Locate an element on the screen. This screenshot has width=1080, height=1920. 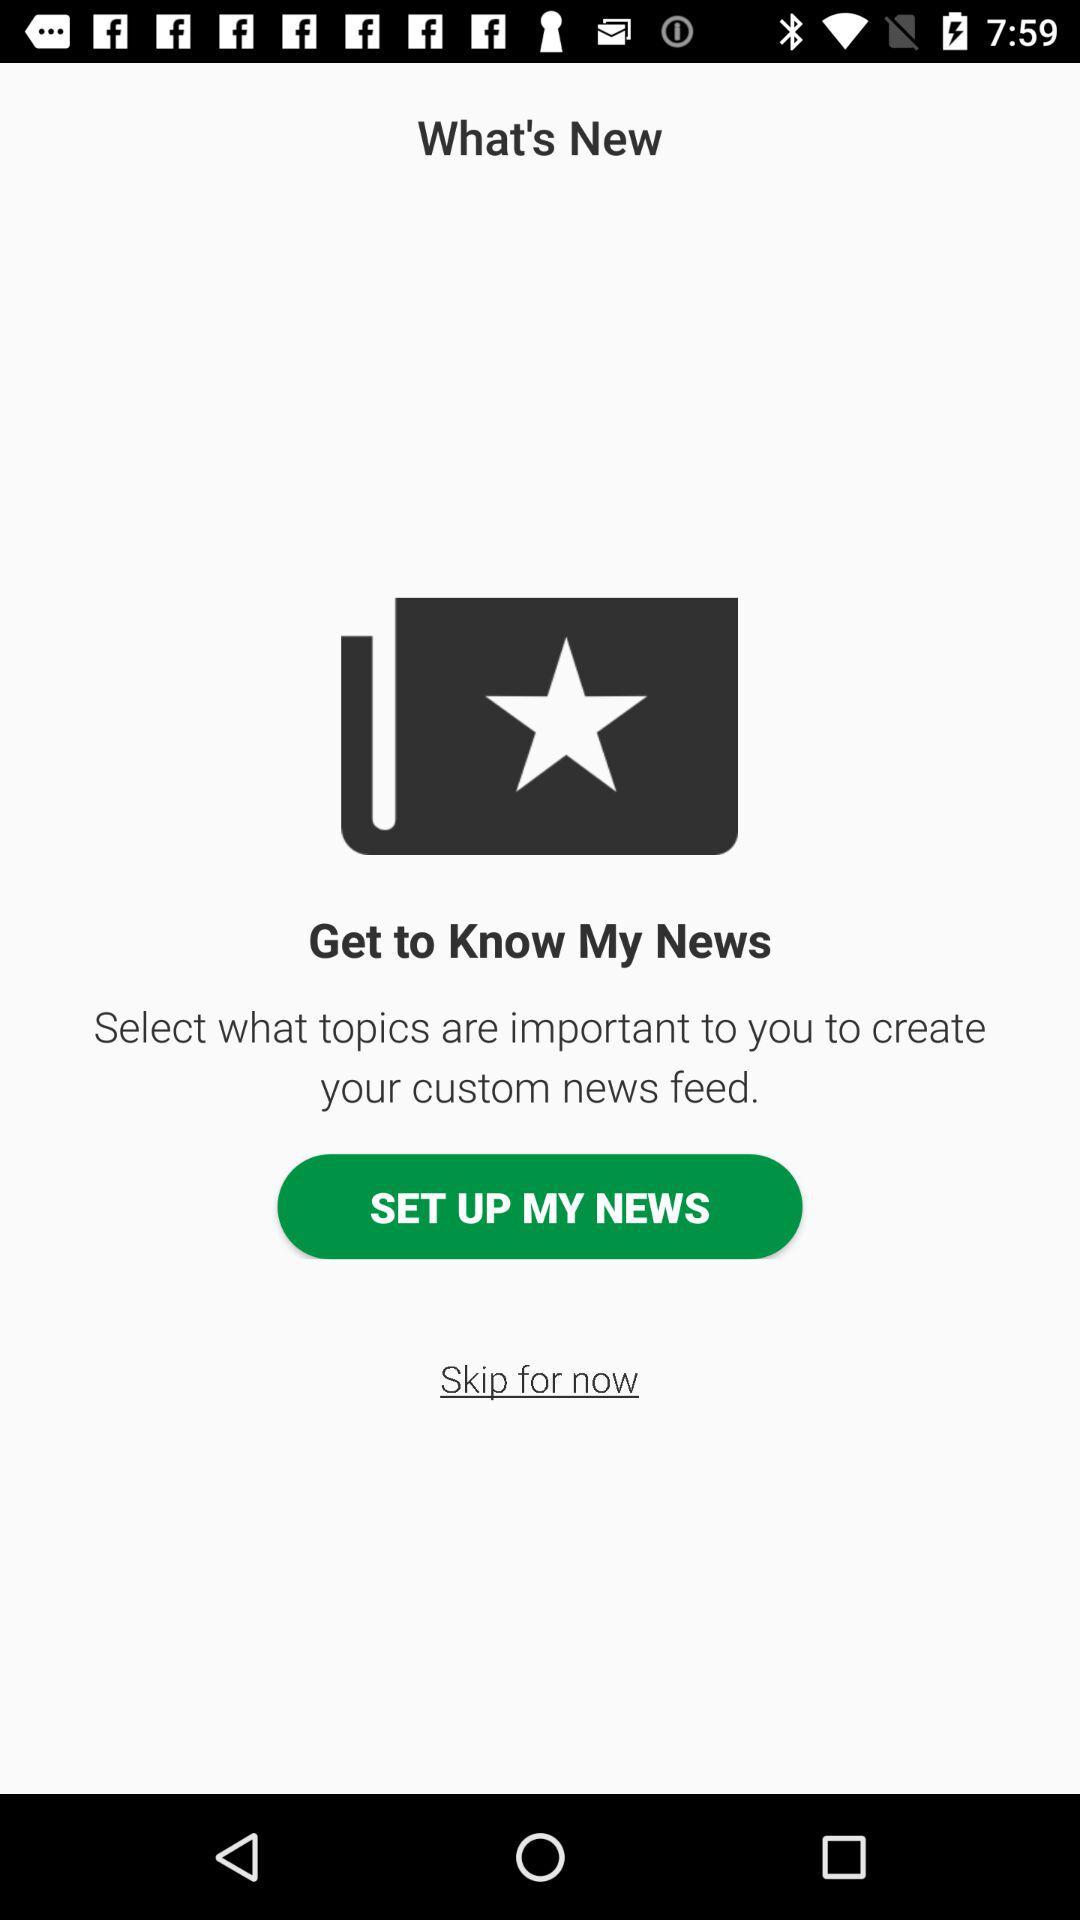
skip for now item is located at coordinates (538, 1377).